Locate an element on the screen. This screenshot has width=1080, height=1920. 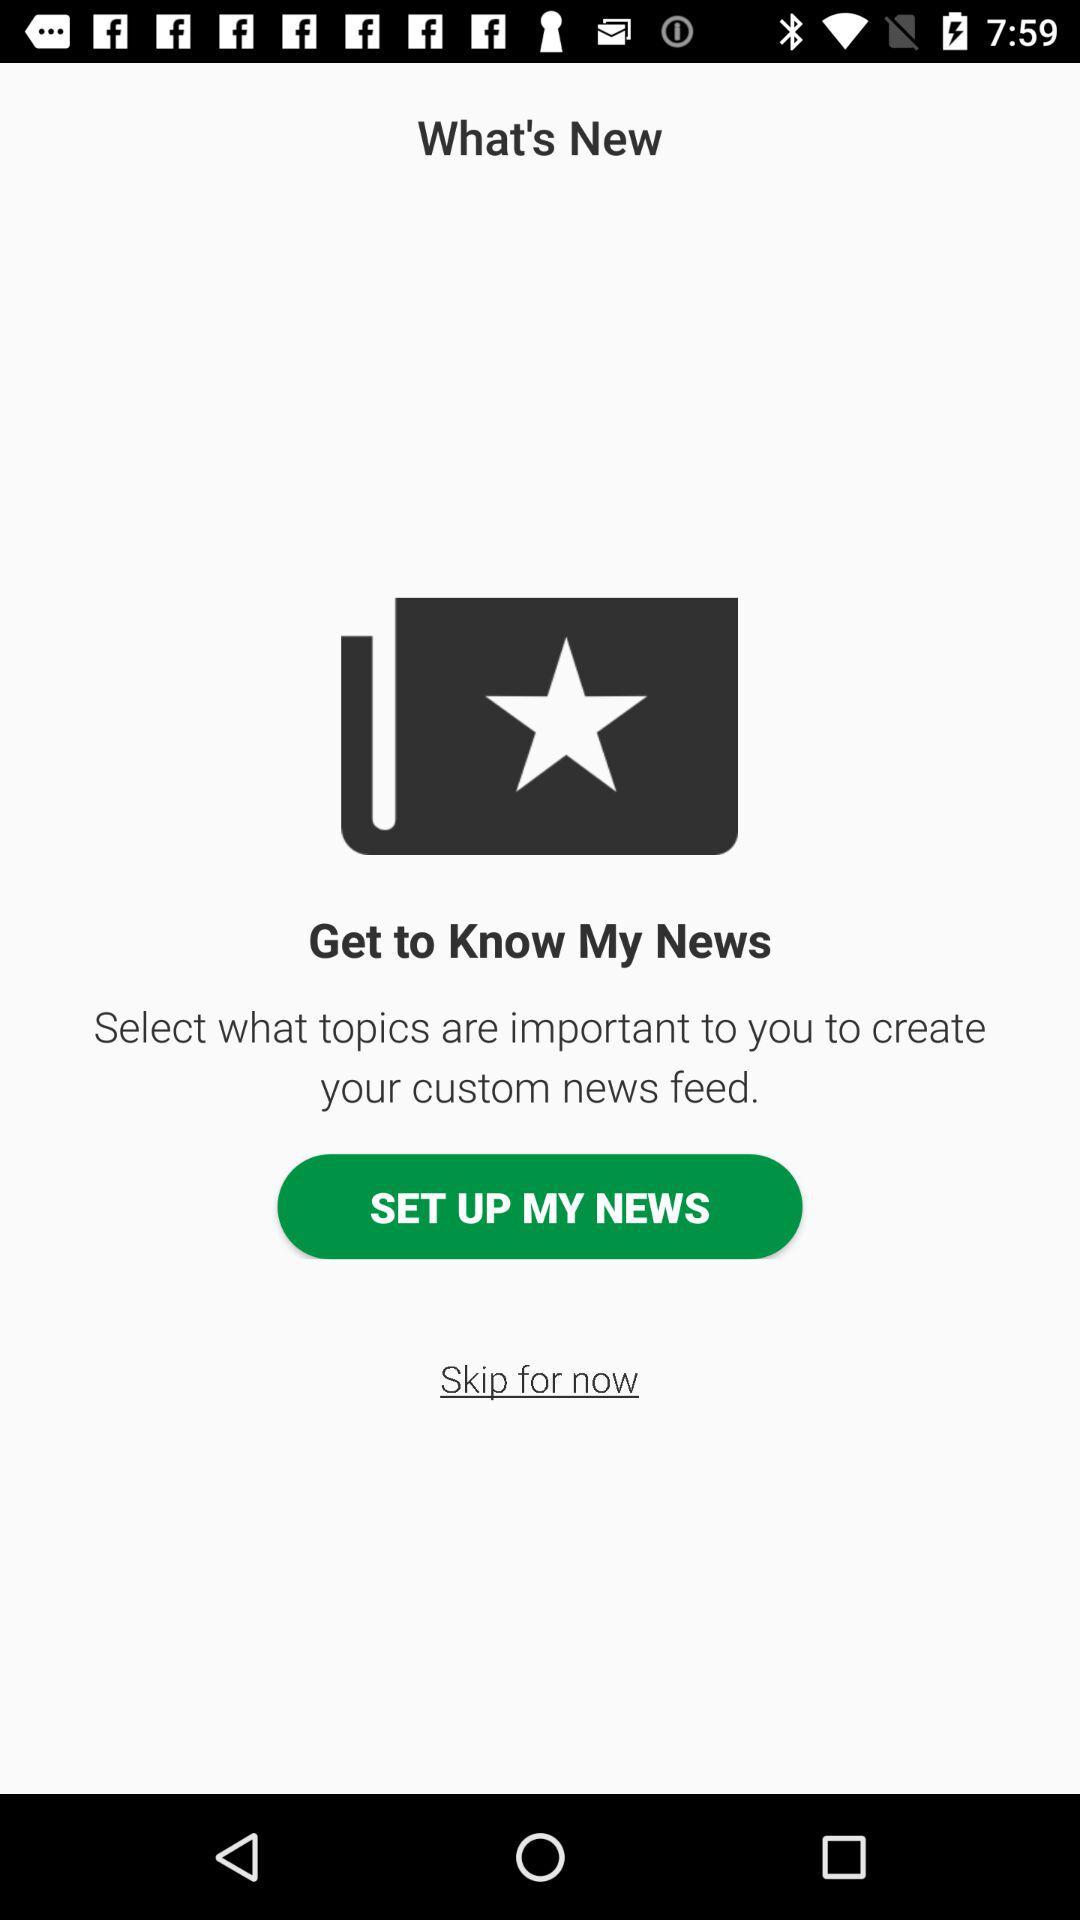
skip for now item is located at coordinates (538, 1377).